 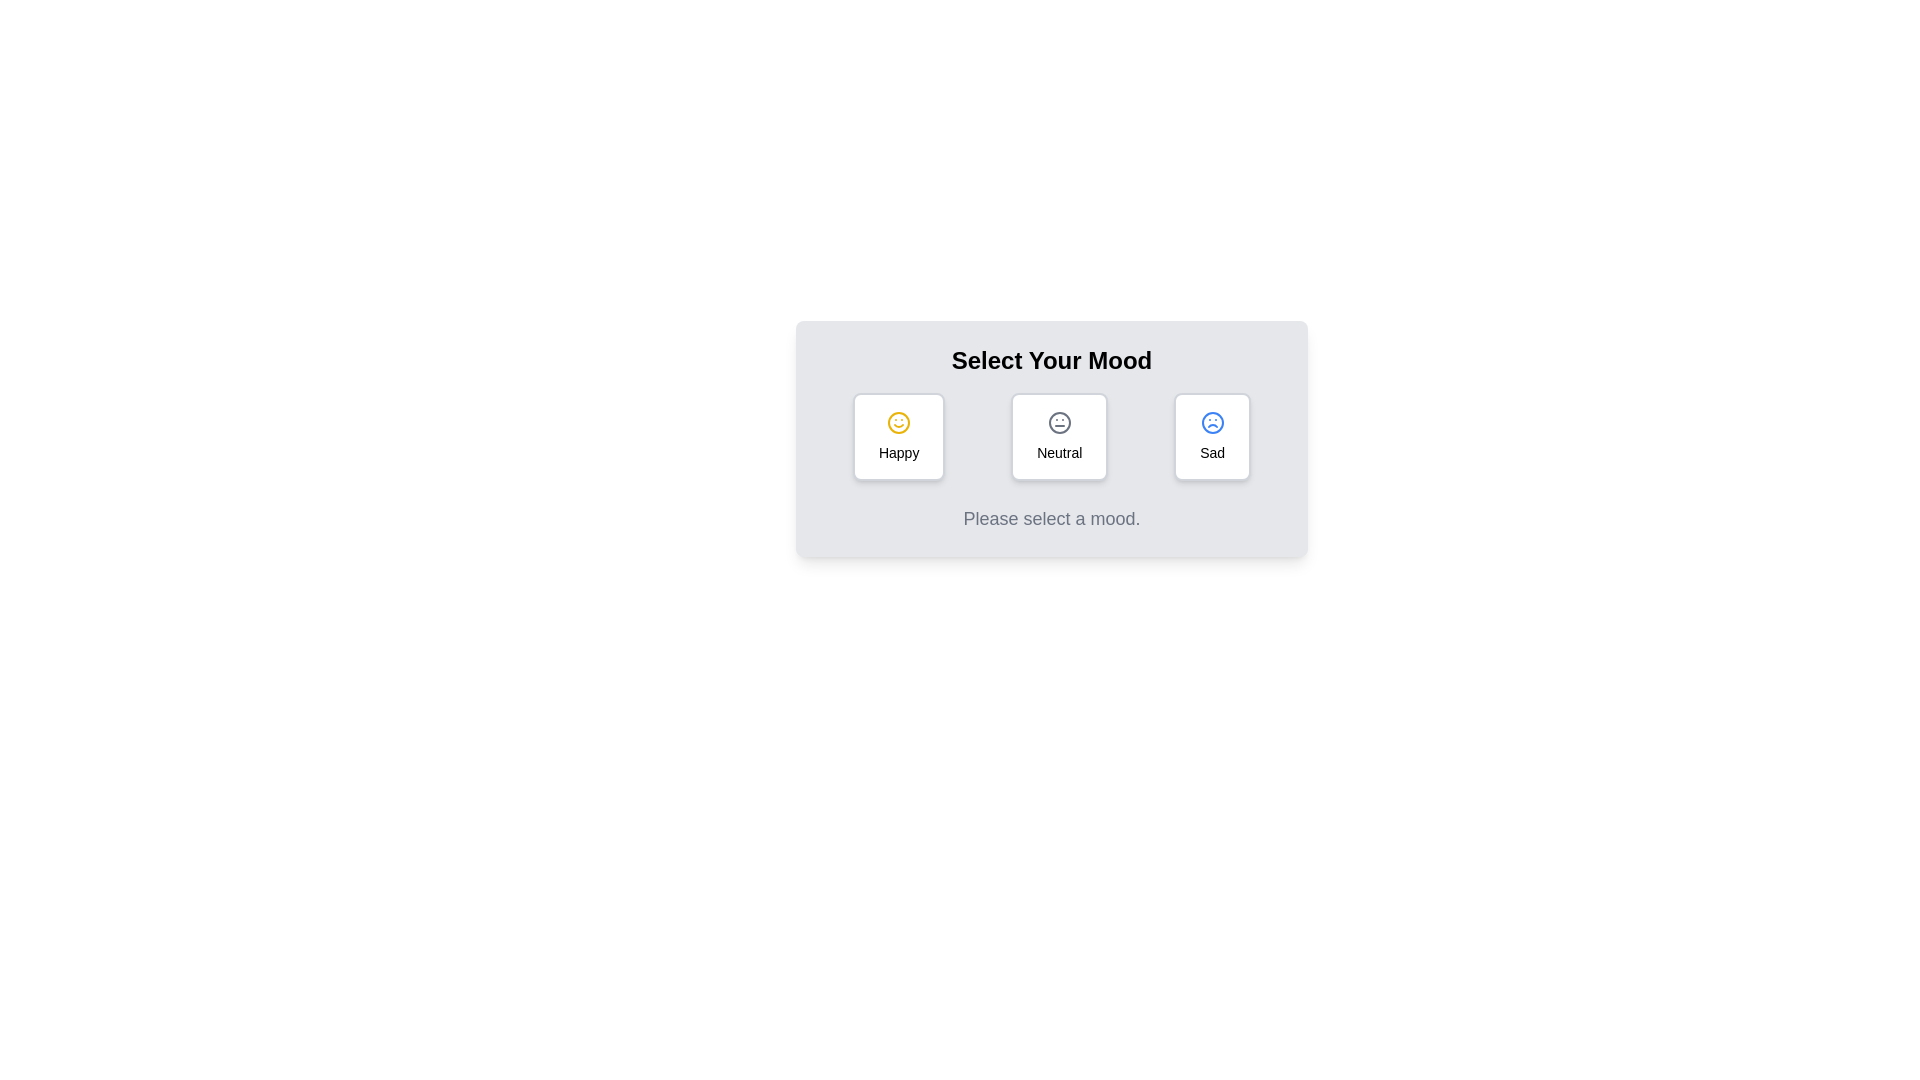 I want to click on the mood selection radio button group labeled 'Select Your Mood', so click(x=1050, y=438).